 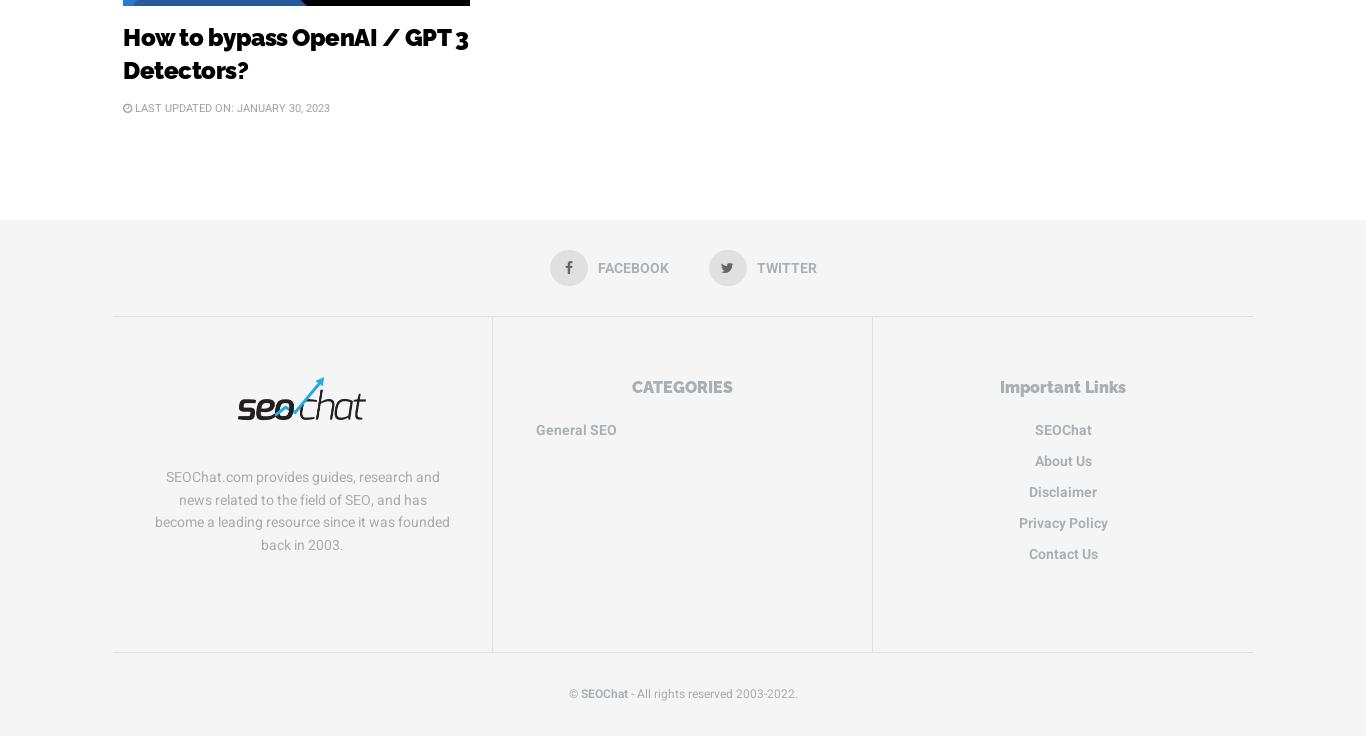 I want to click on 'Contact Us', so click(x=1061, y=552).